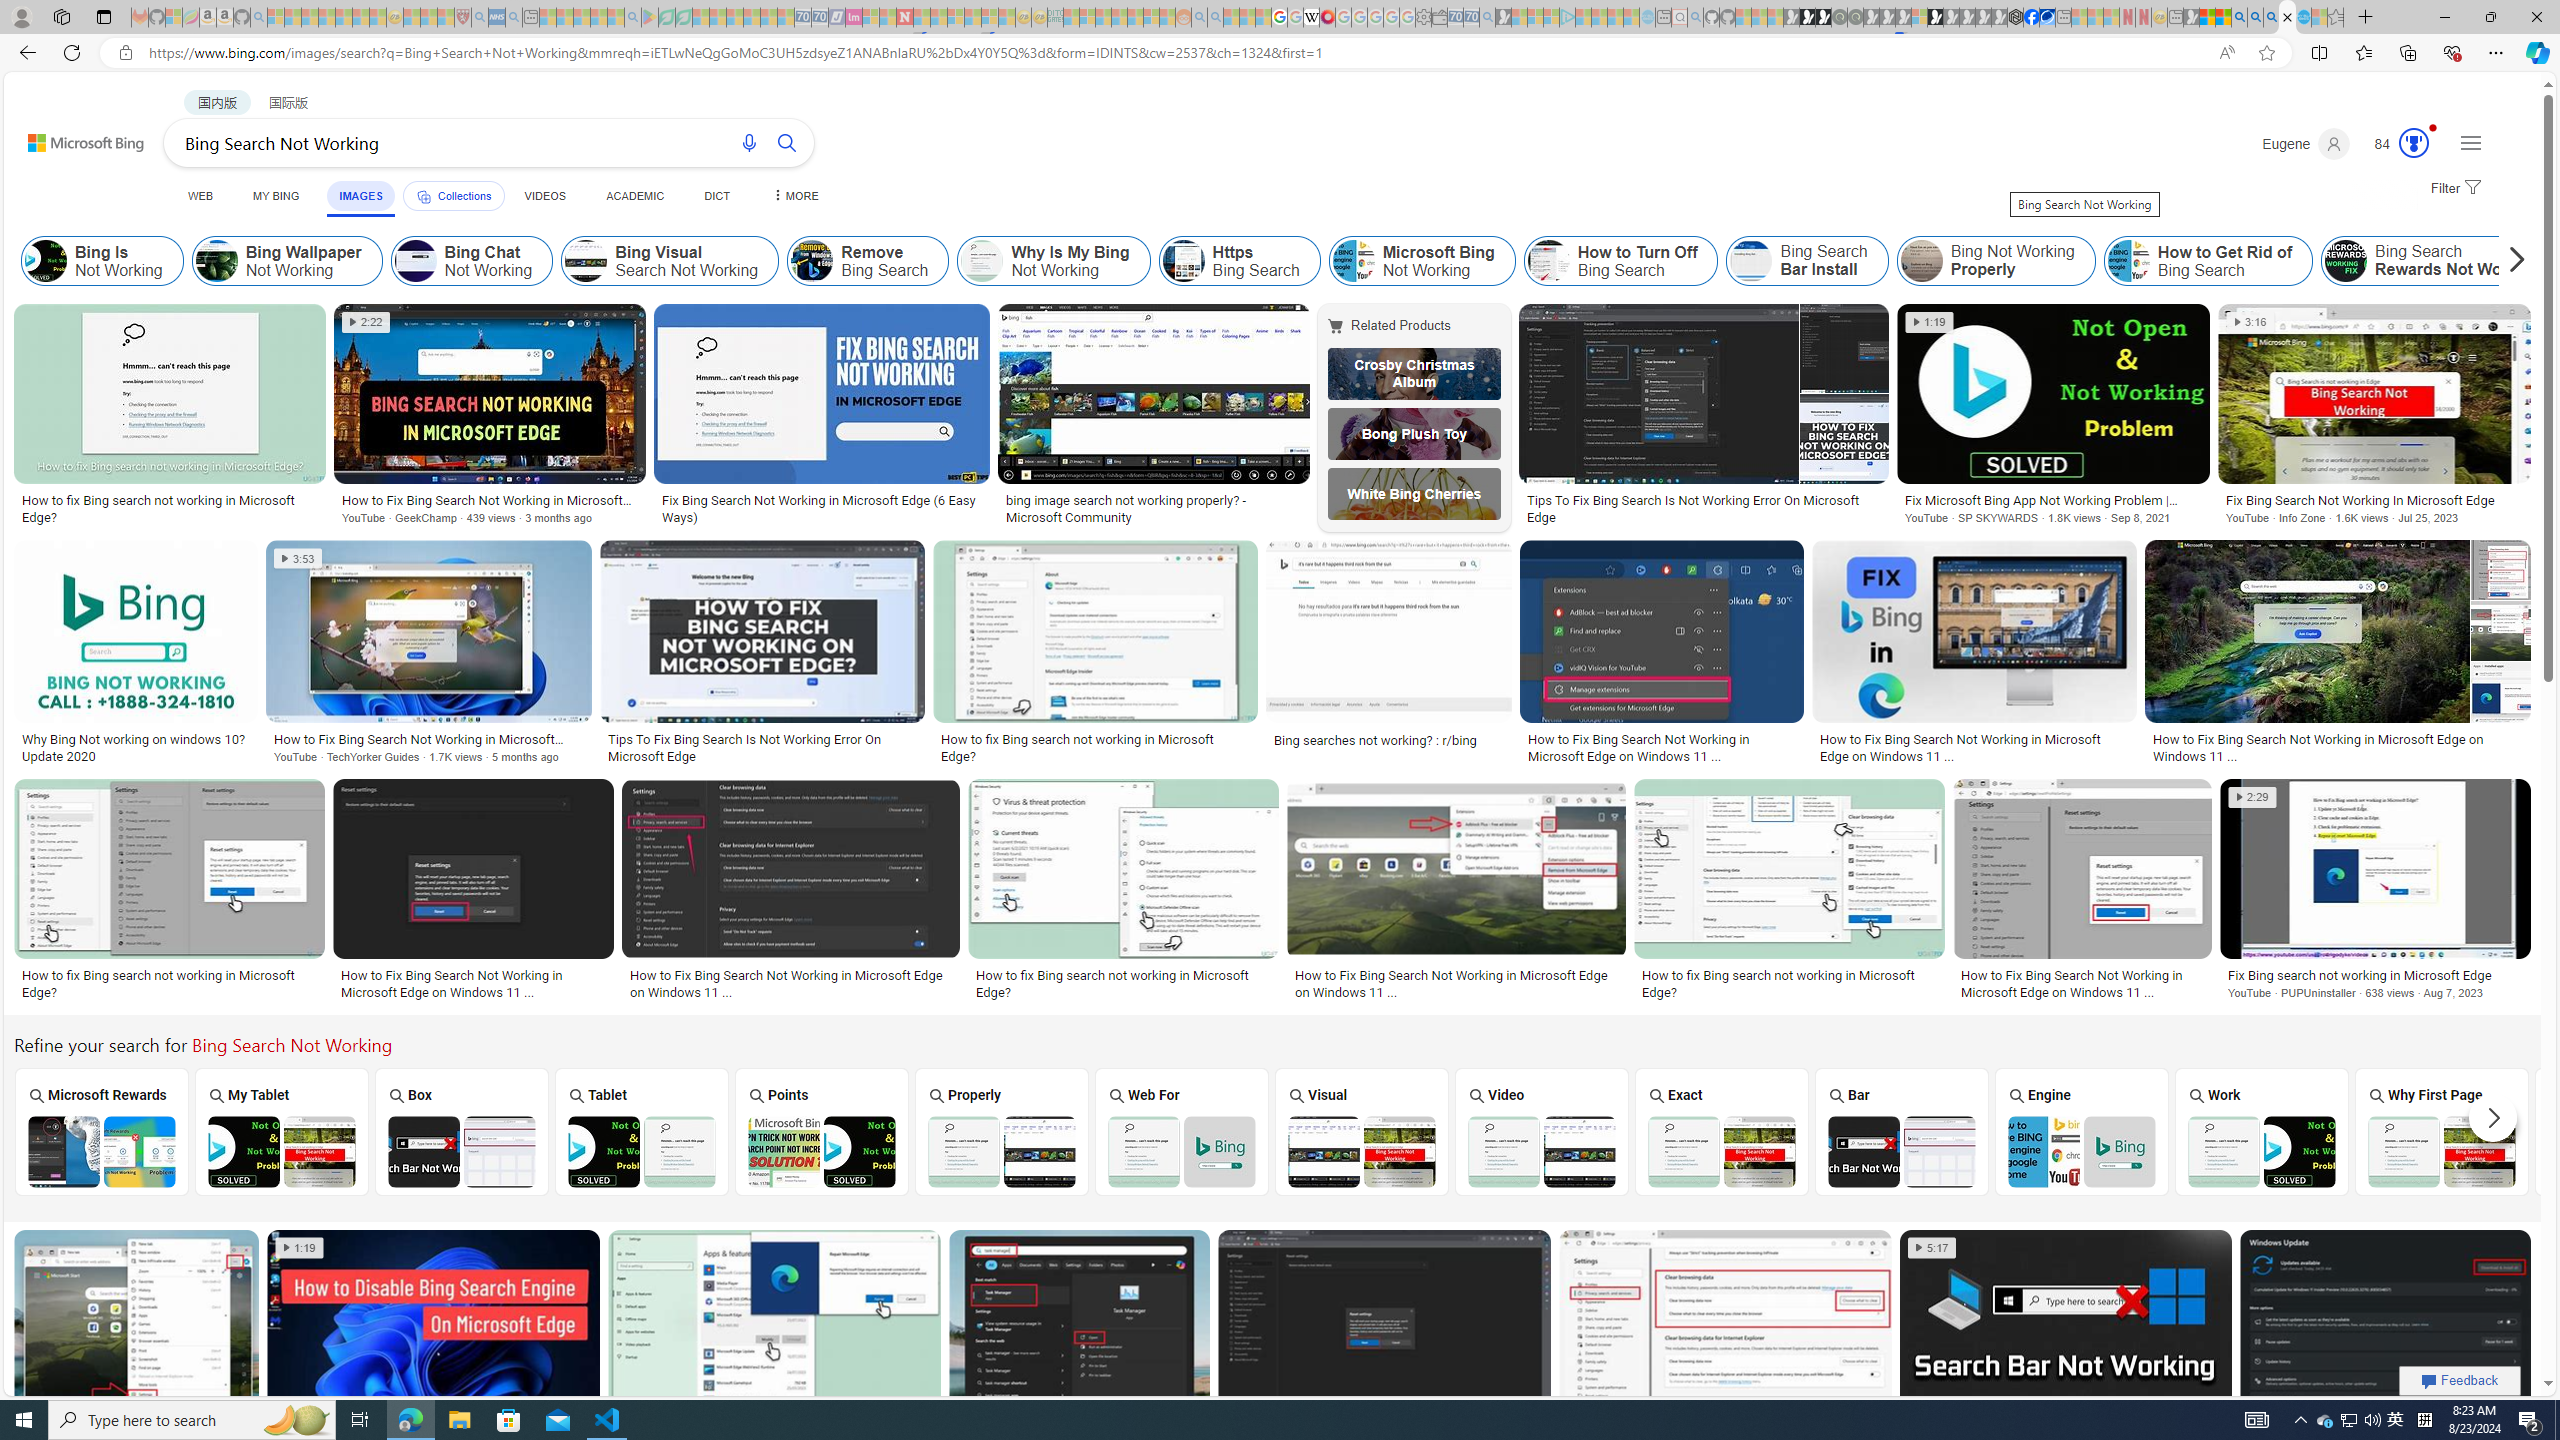 This screenshot has width=2560, height=1440. Describe the element at coordinates (2082, 1130) in the screenshot. I see `'Bing Search Engine Not Working Engine'` at that location.